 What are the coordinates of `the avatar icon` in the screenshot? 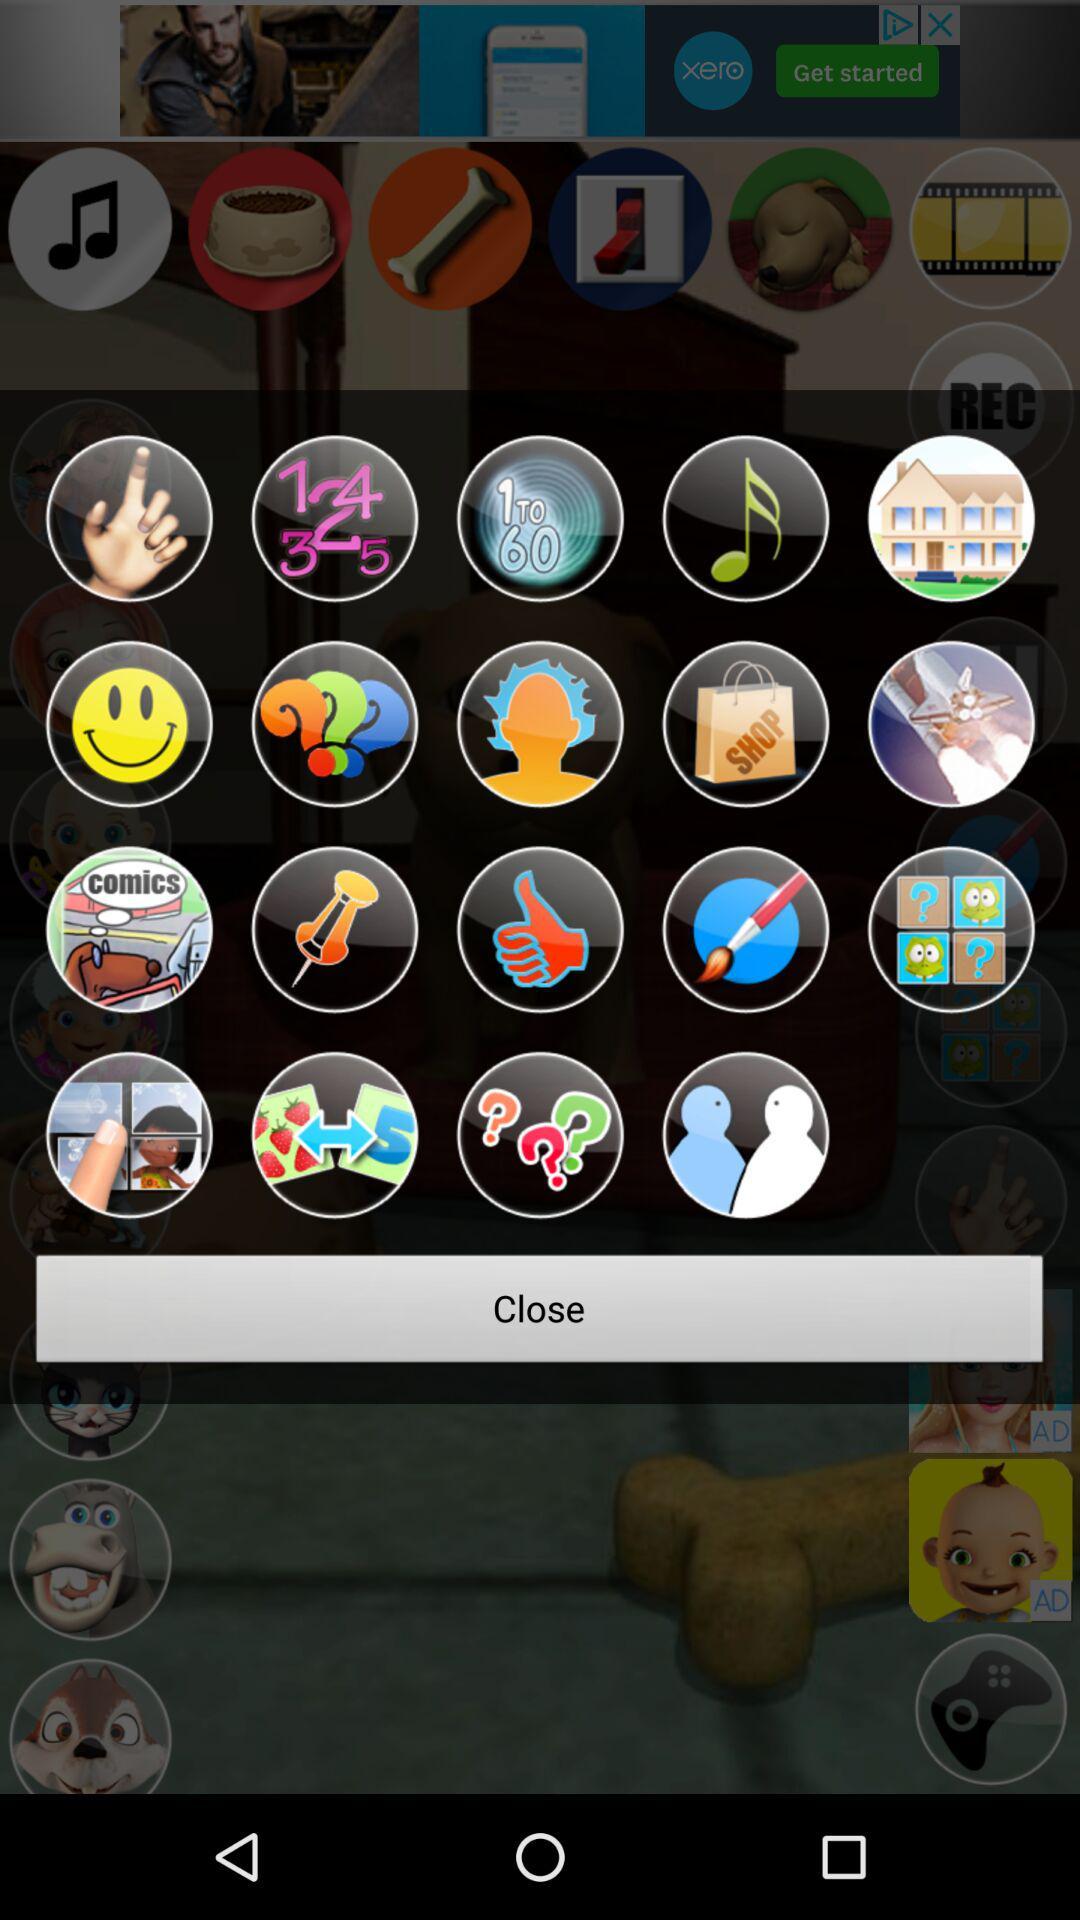 It's located at (540, 774).